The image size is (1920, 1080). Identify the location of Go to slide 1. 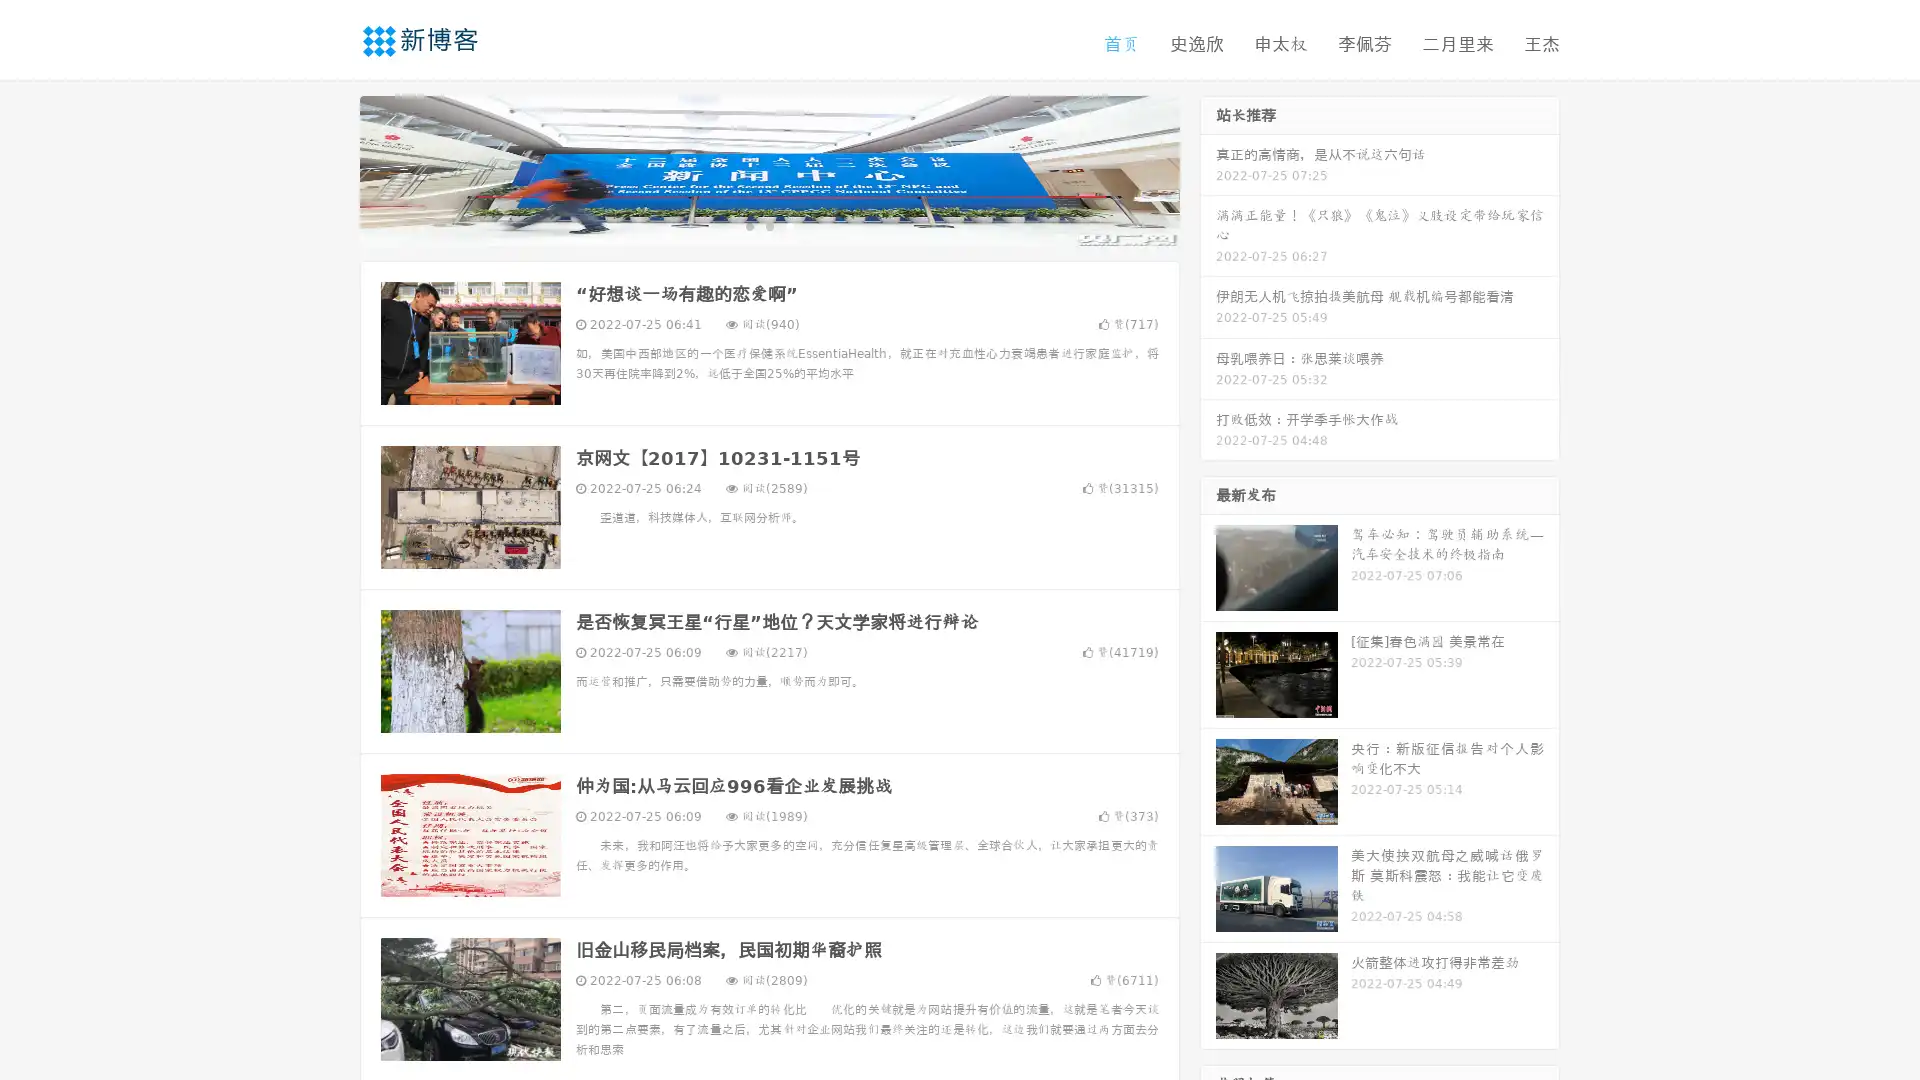
(748, 225).